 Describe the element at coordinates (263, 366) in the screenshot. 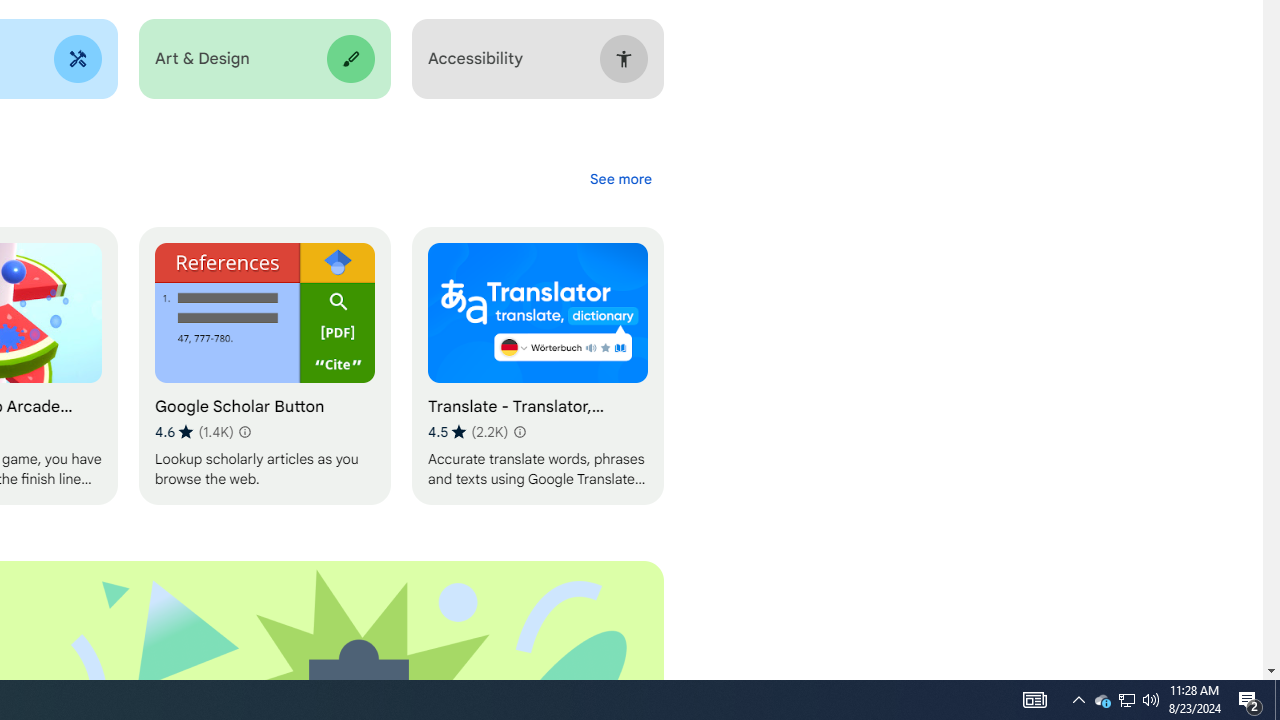

I see `'Google Scholar Button'` at that location.